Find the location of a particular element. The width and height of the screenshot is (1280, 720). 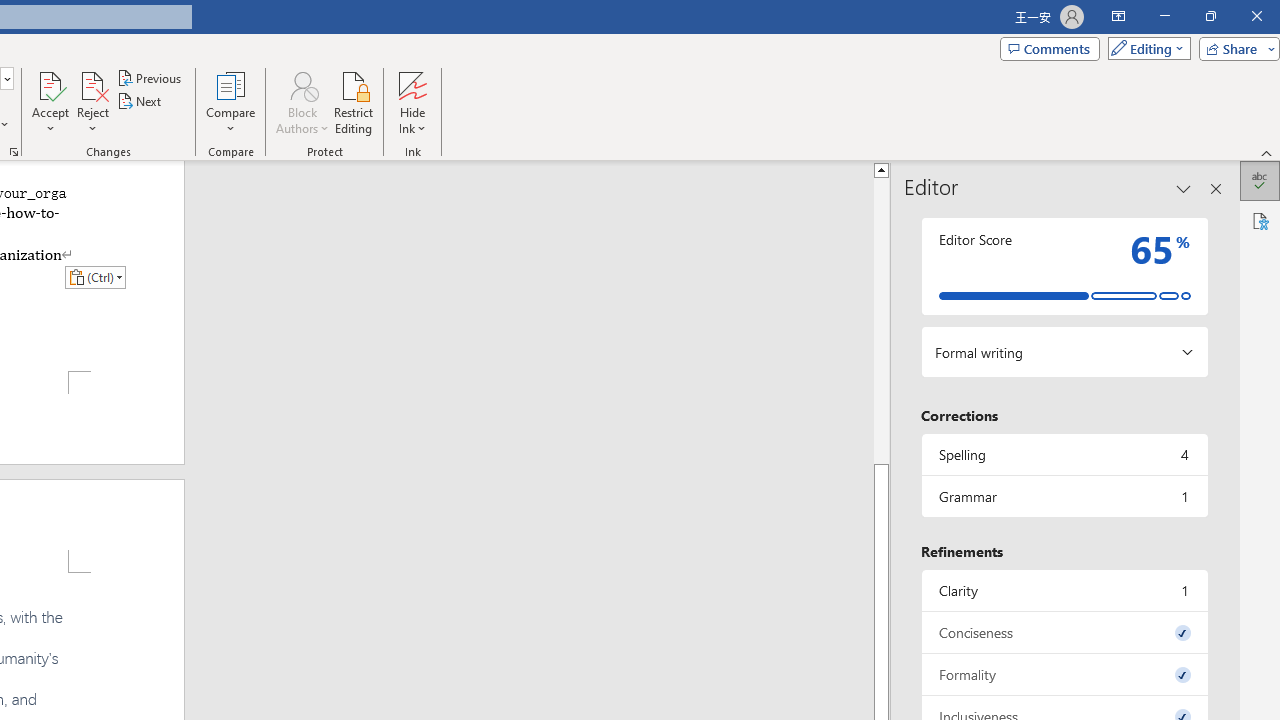

'Editing' is located at coordinates (1144, 47).